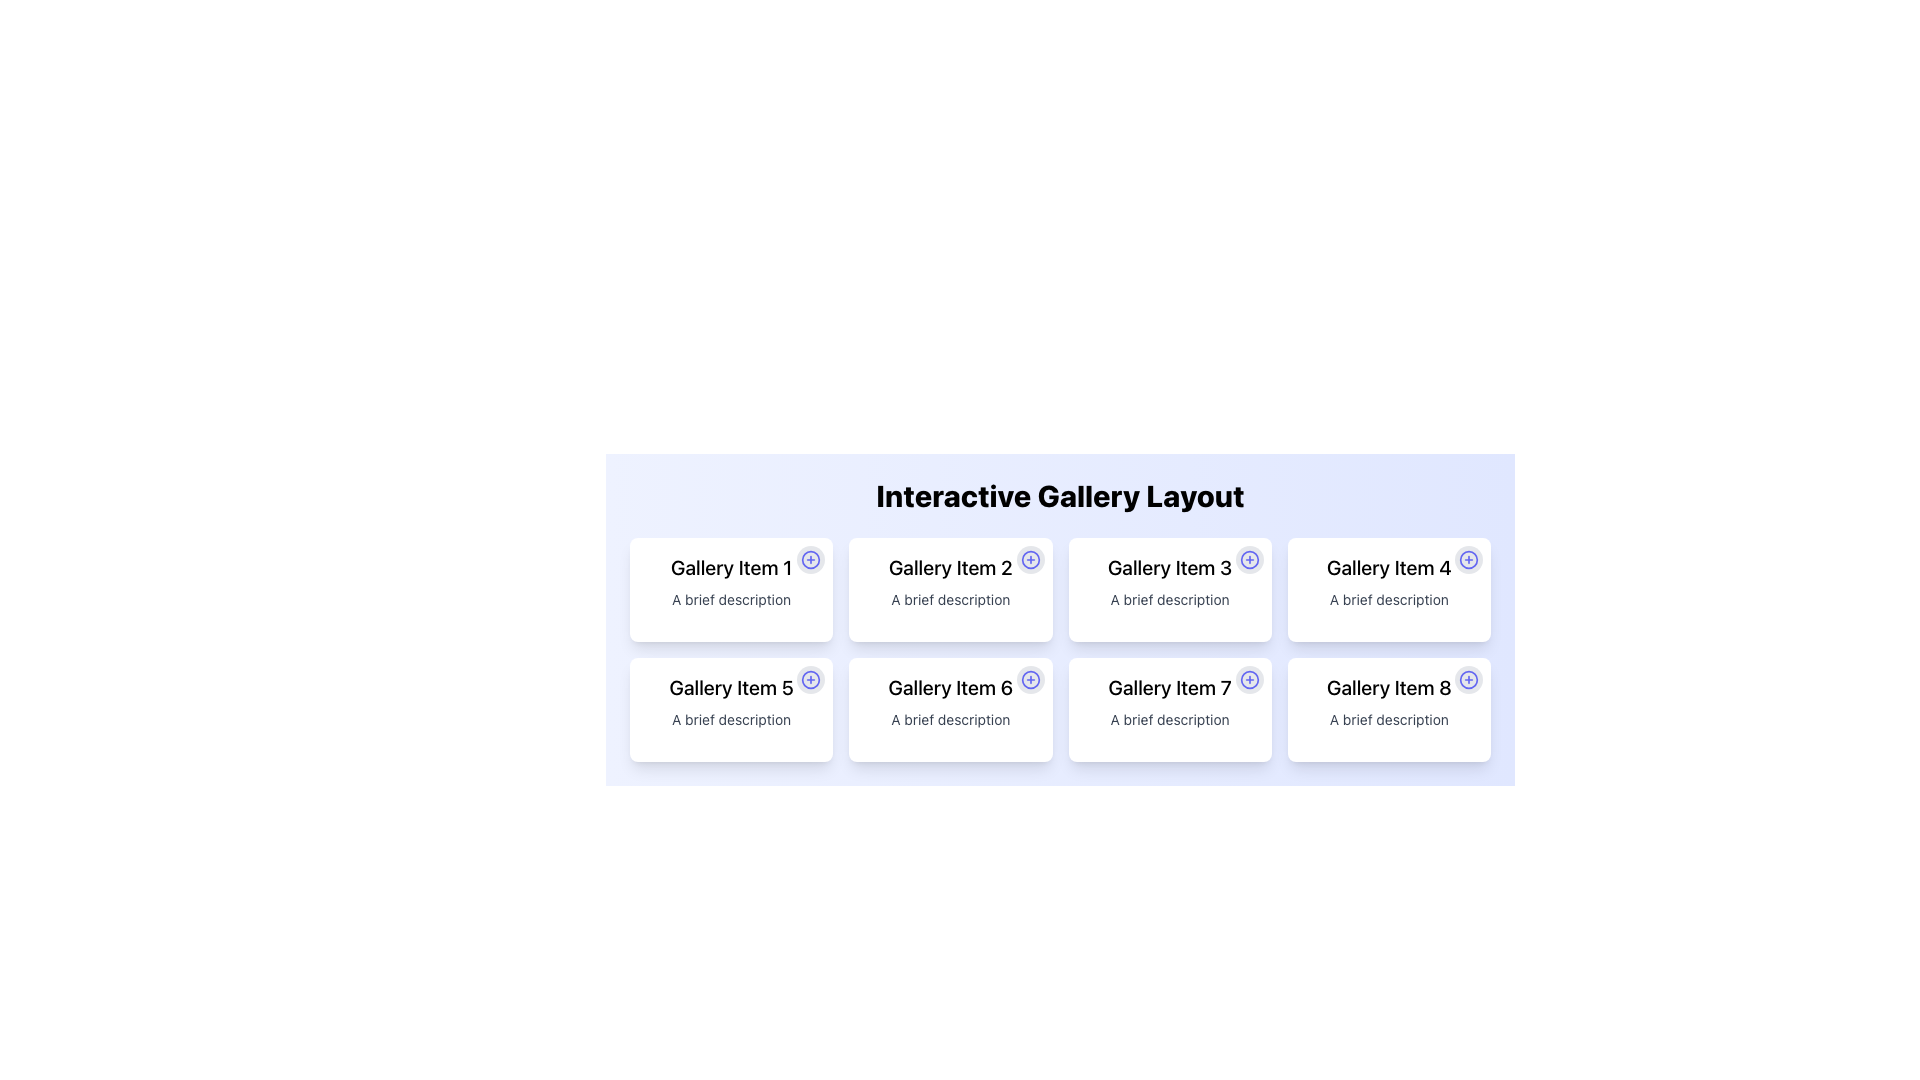  Describe the element at coordinates (811, 678) in the screenshot. I see `the add button located in the top-right corner of the card labeled 'Gallery Item 5'` at that location.